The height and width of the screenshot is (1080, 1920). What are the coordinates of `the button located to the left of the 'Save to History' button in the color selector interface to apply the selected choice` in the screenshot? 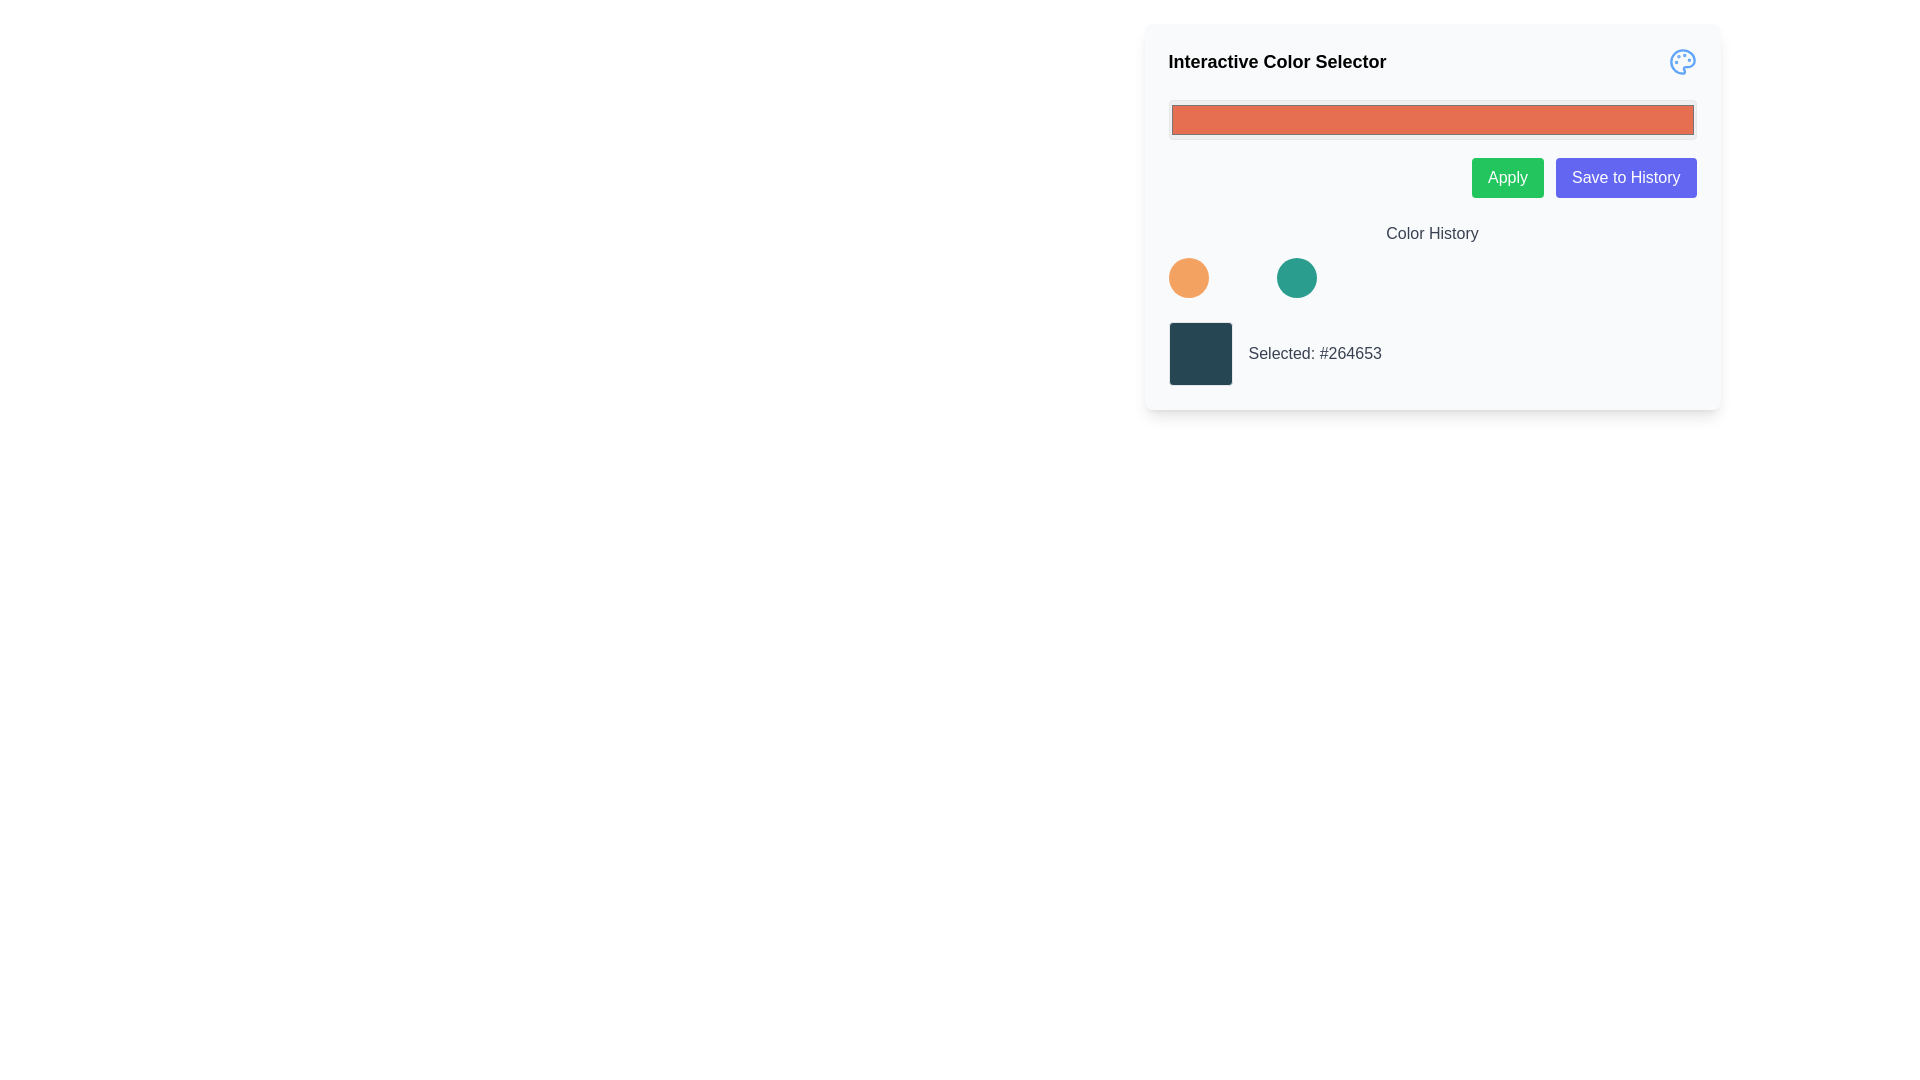 It's located at (1507, 176).